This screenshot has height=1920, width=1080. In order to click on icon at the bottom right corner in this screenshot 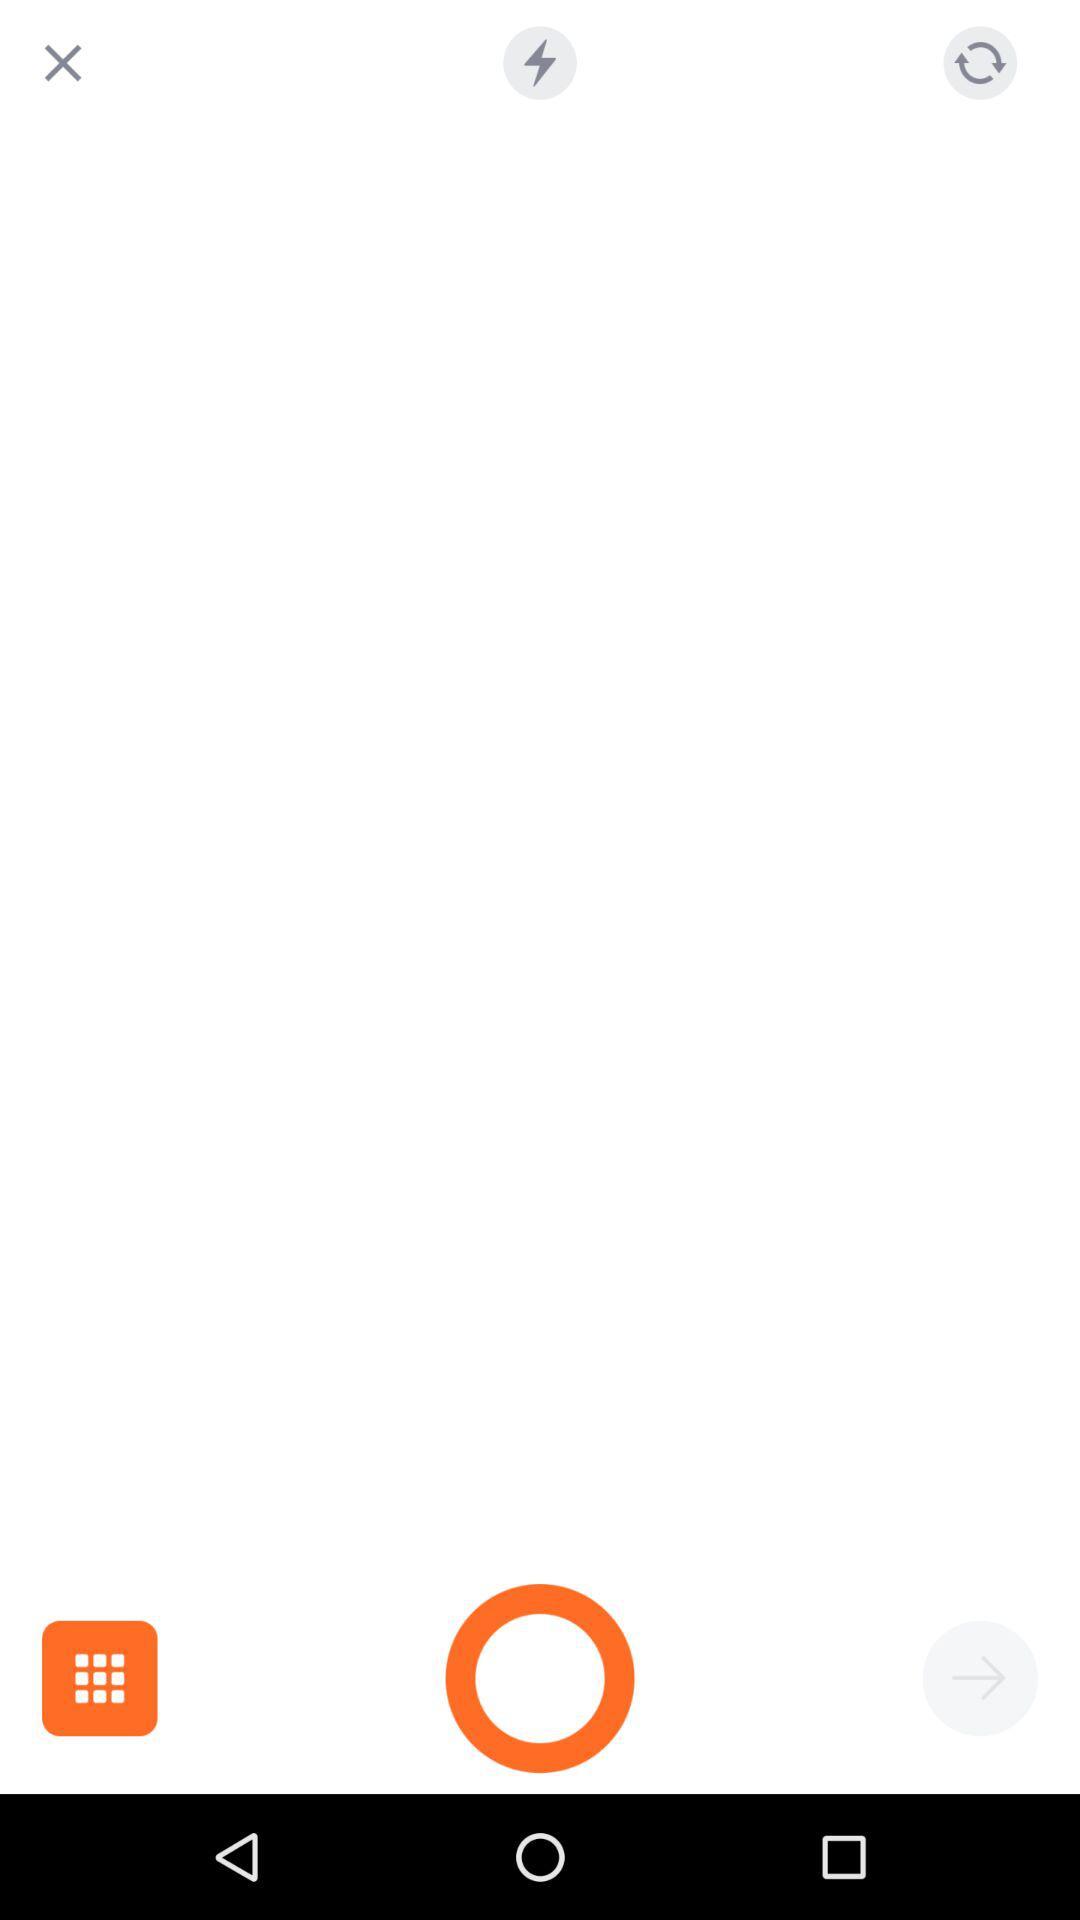, I will do `click(979, 1678)`.